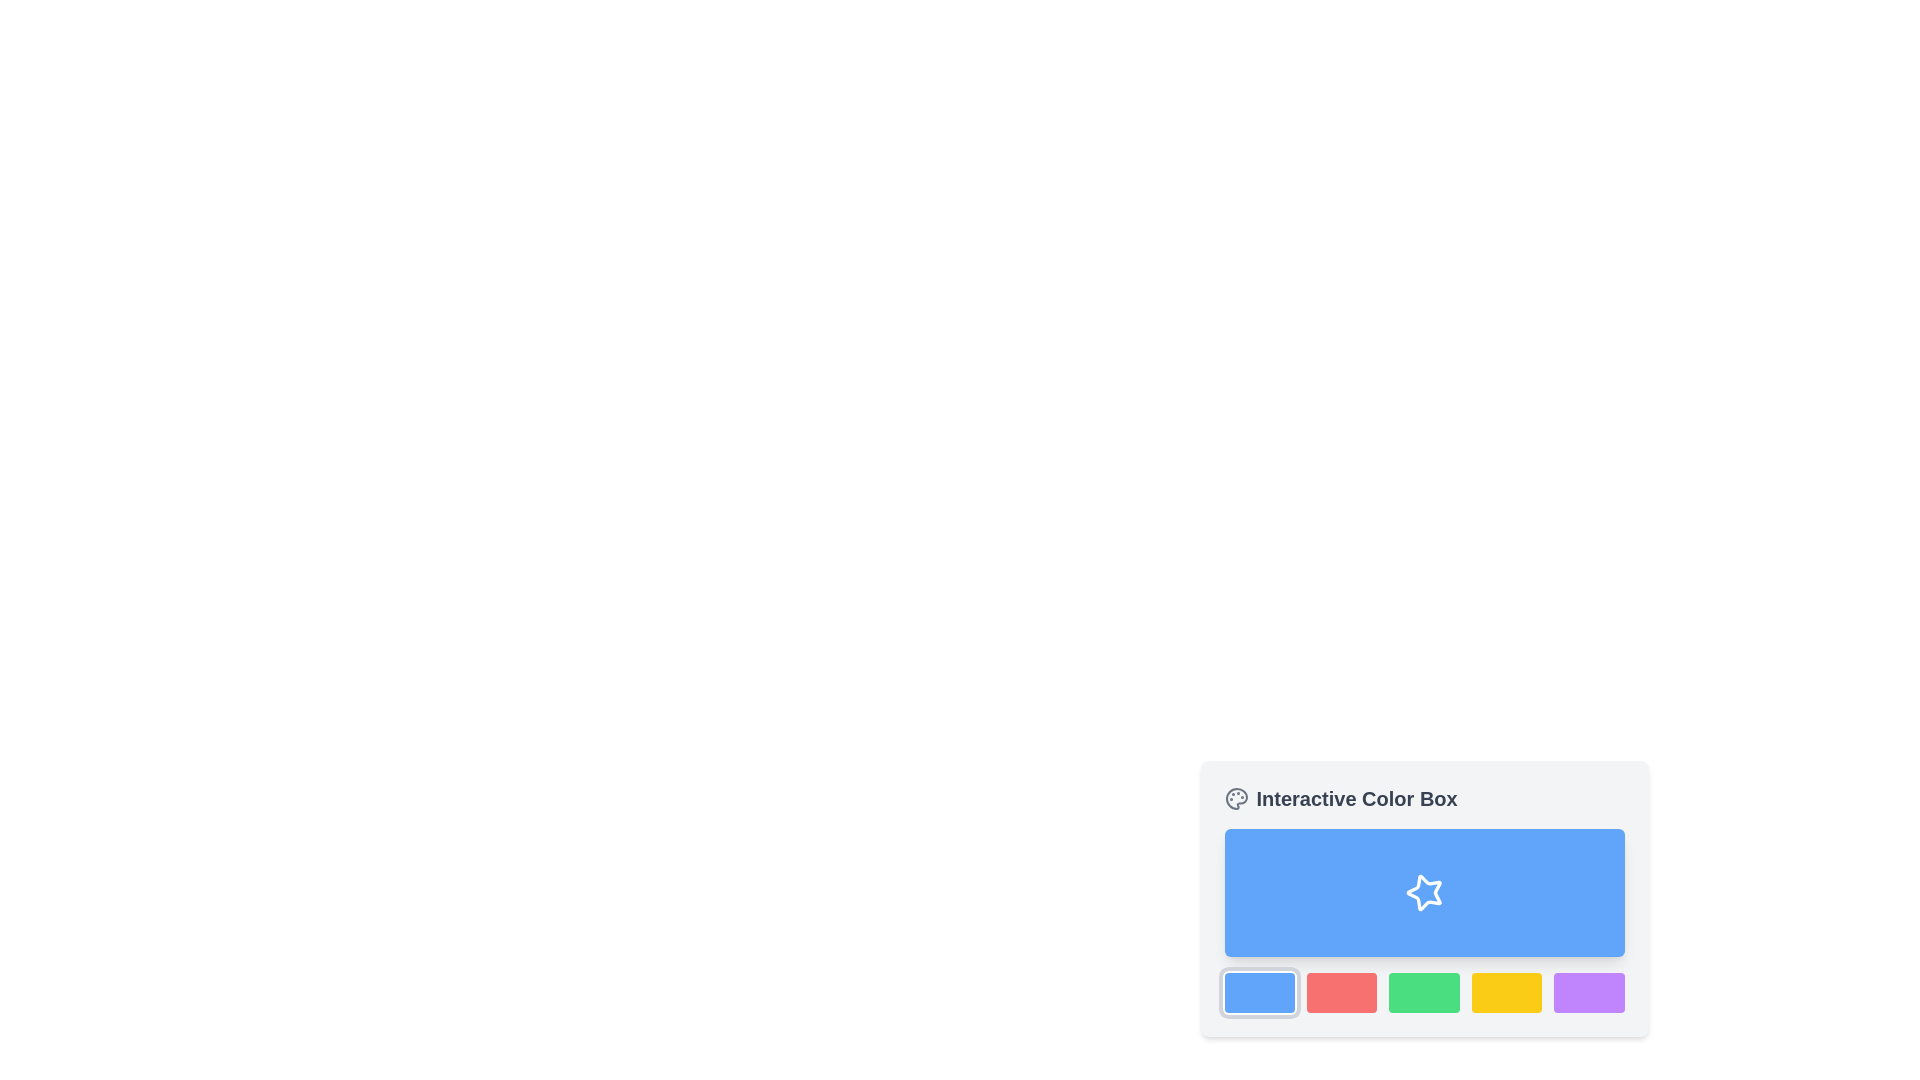  I want to click on the star icon located at the center of the blue rectangular section labeled 'Interactive Color Box', which serves as a decorative or loading indicator, so click(1423, 892).